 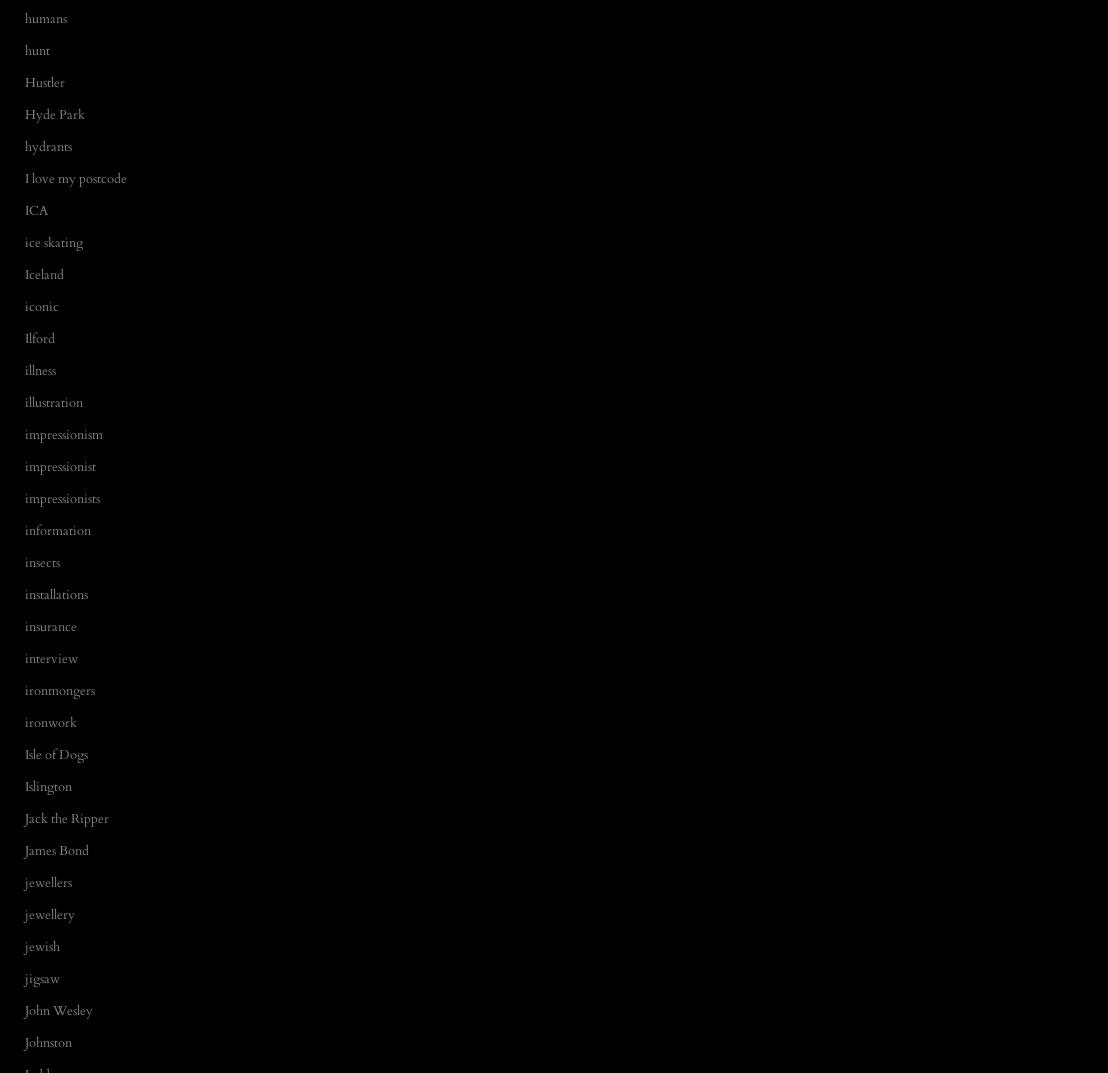 I want to click on 'ICA', so click(x=36, y=209).